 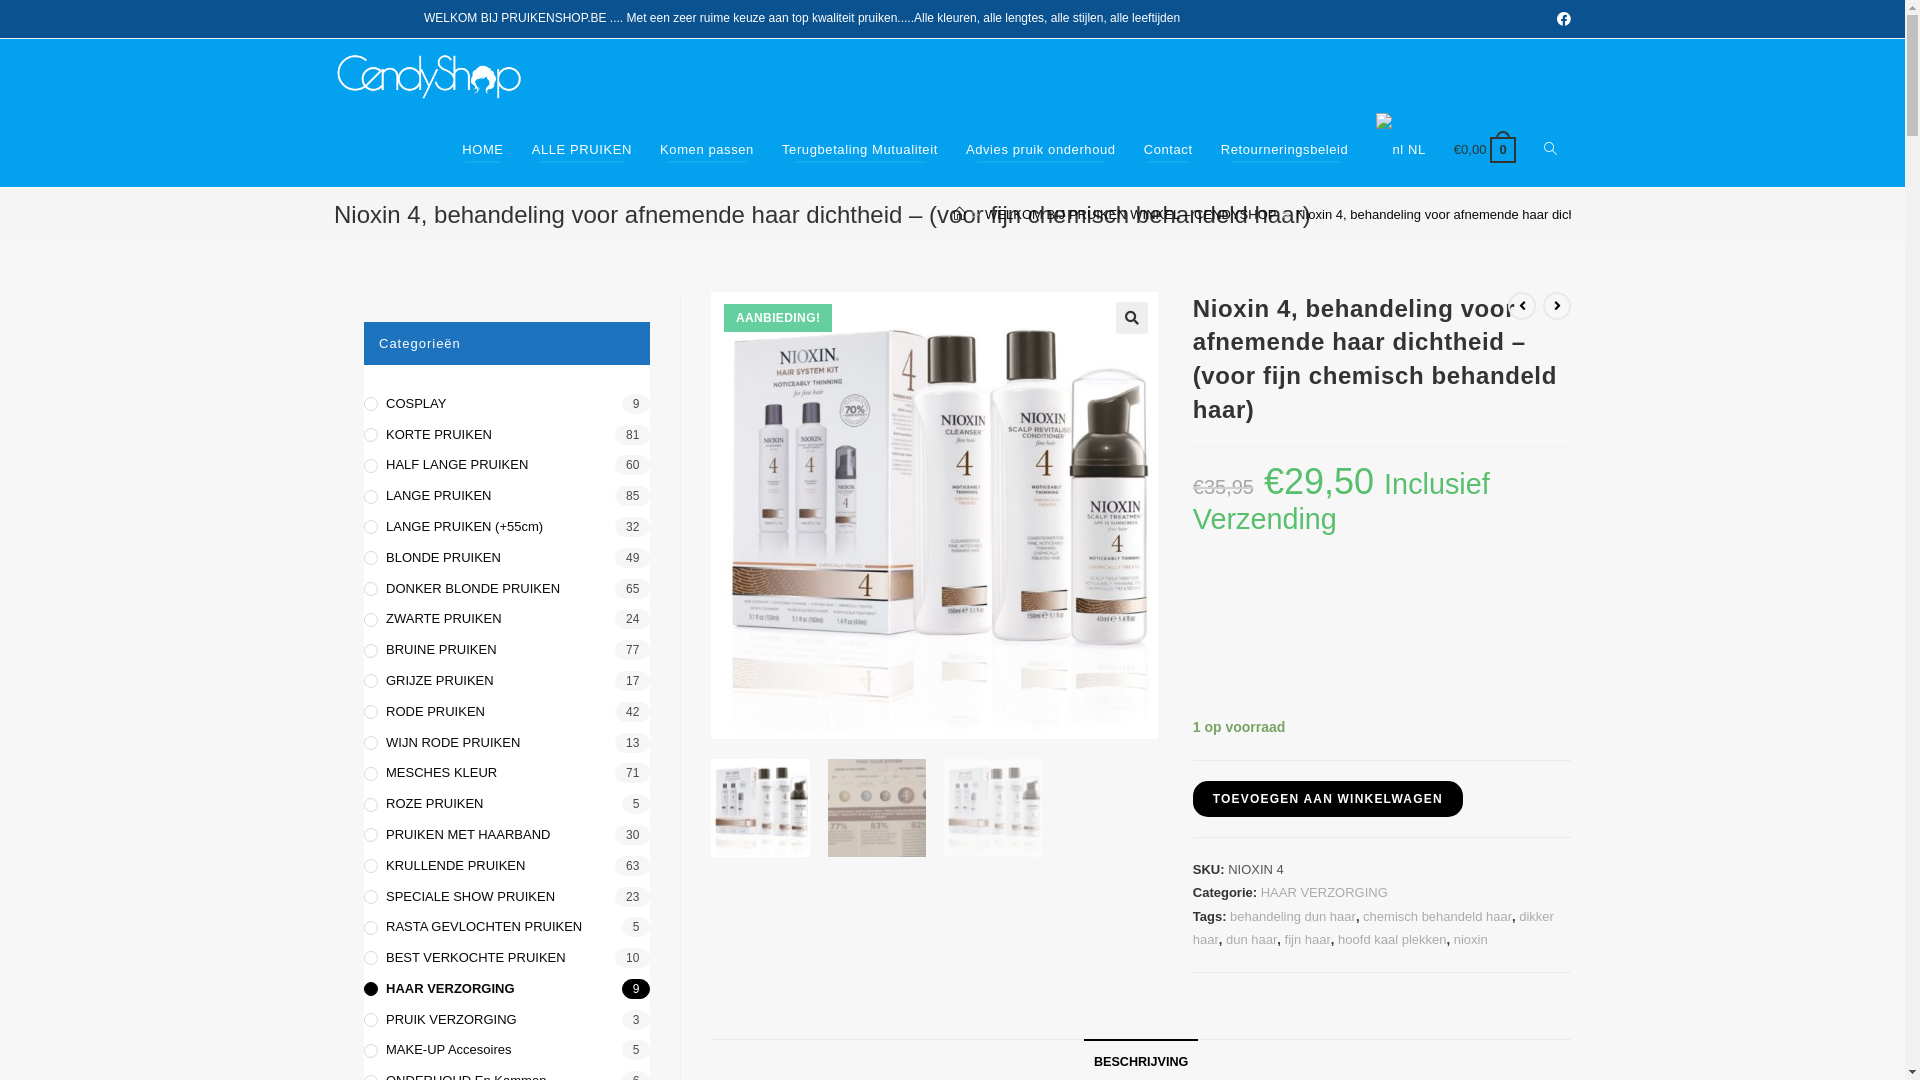 What do you see at coordinates (507, 618) in the screenshot?
I see `'ZWARTE PRUIKEN'` at bounding box center [507, 618].